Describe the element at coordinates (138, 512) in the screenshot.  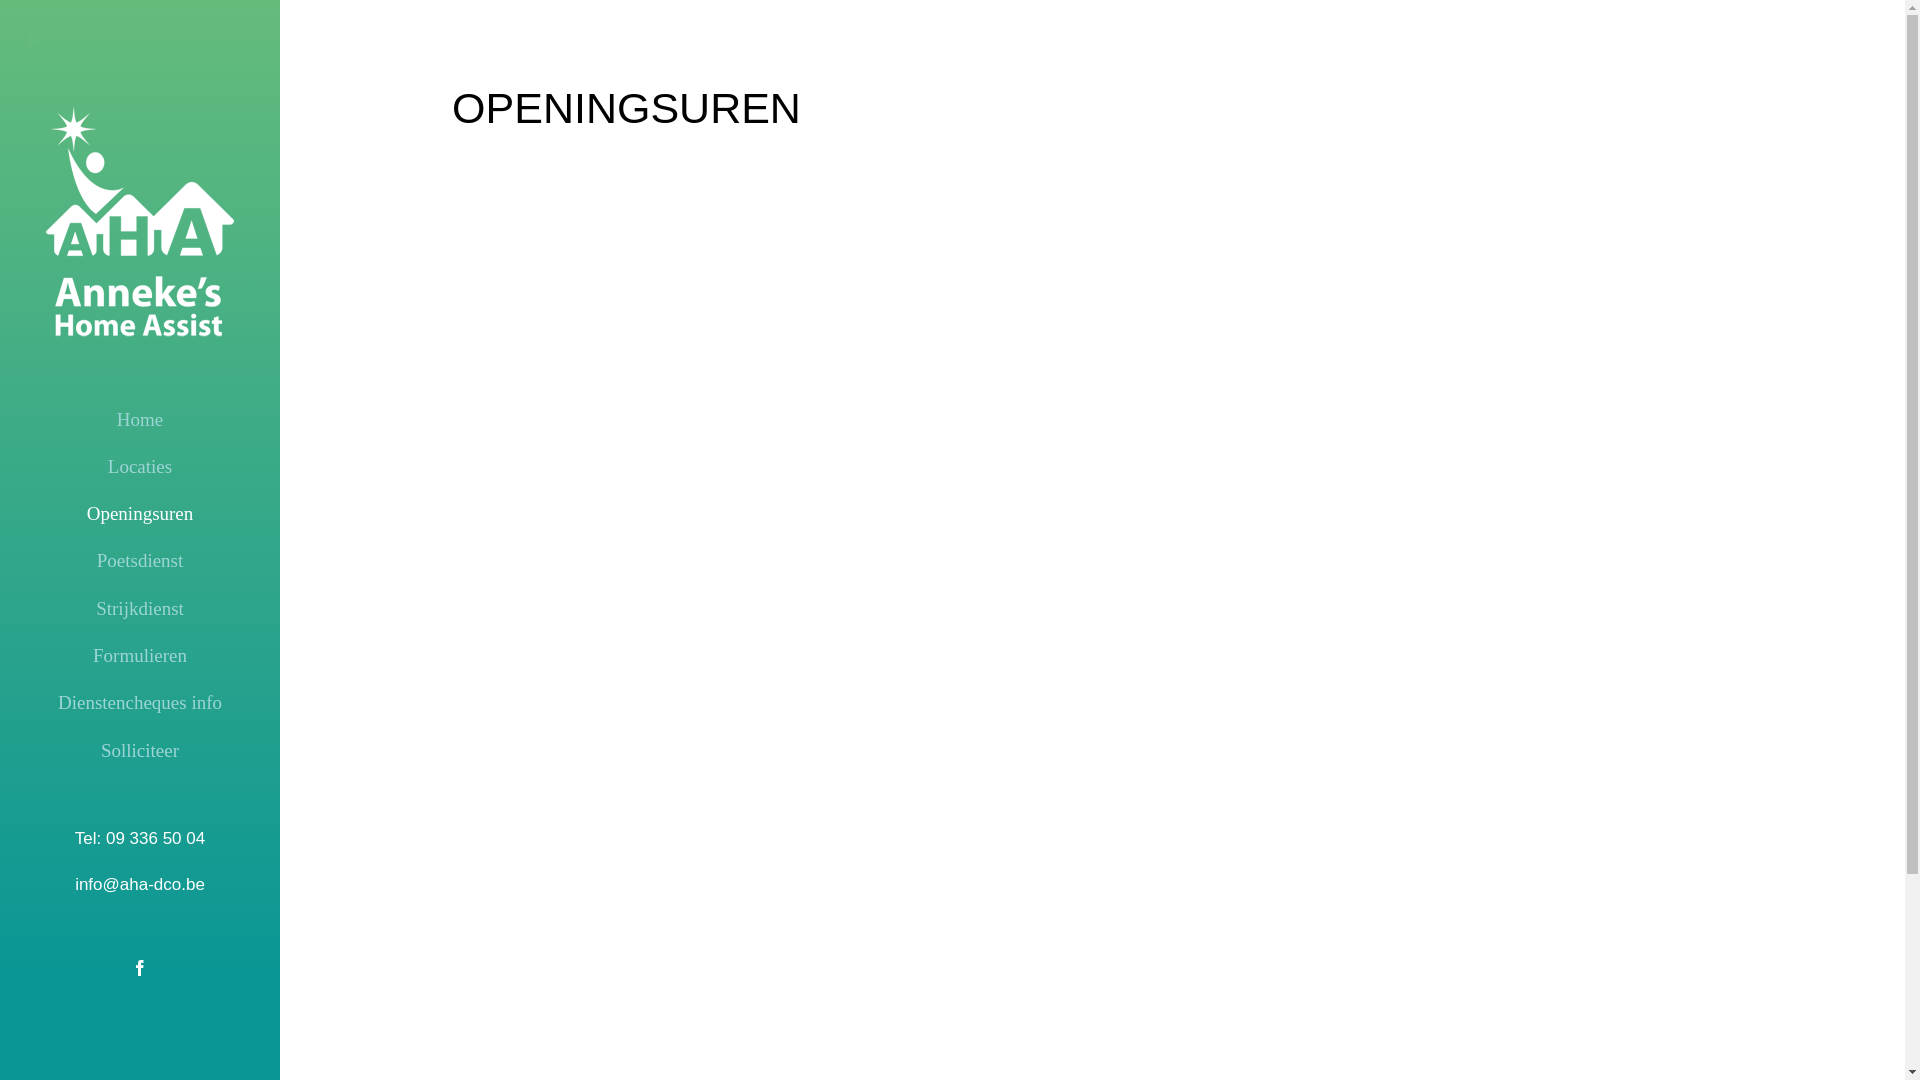
I see `'Openingsuren'` at that location.